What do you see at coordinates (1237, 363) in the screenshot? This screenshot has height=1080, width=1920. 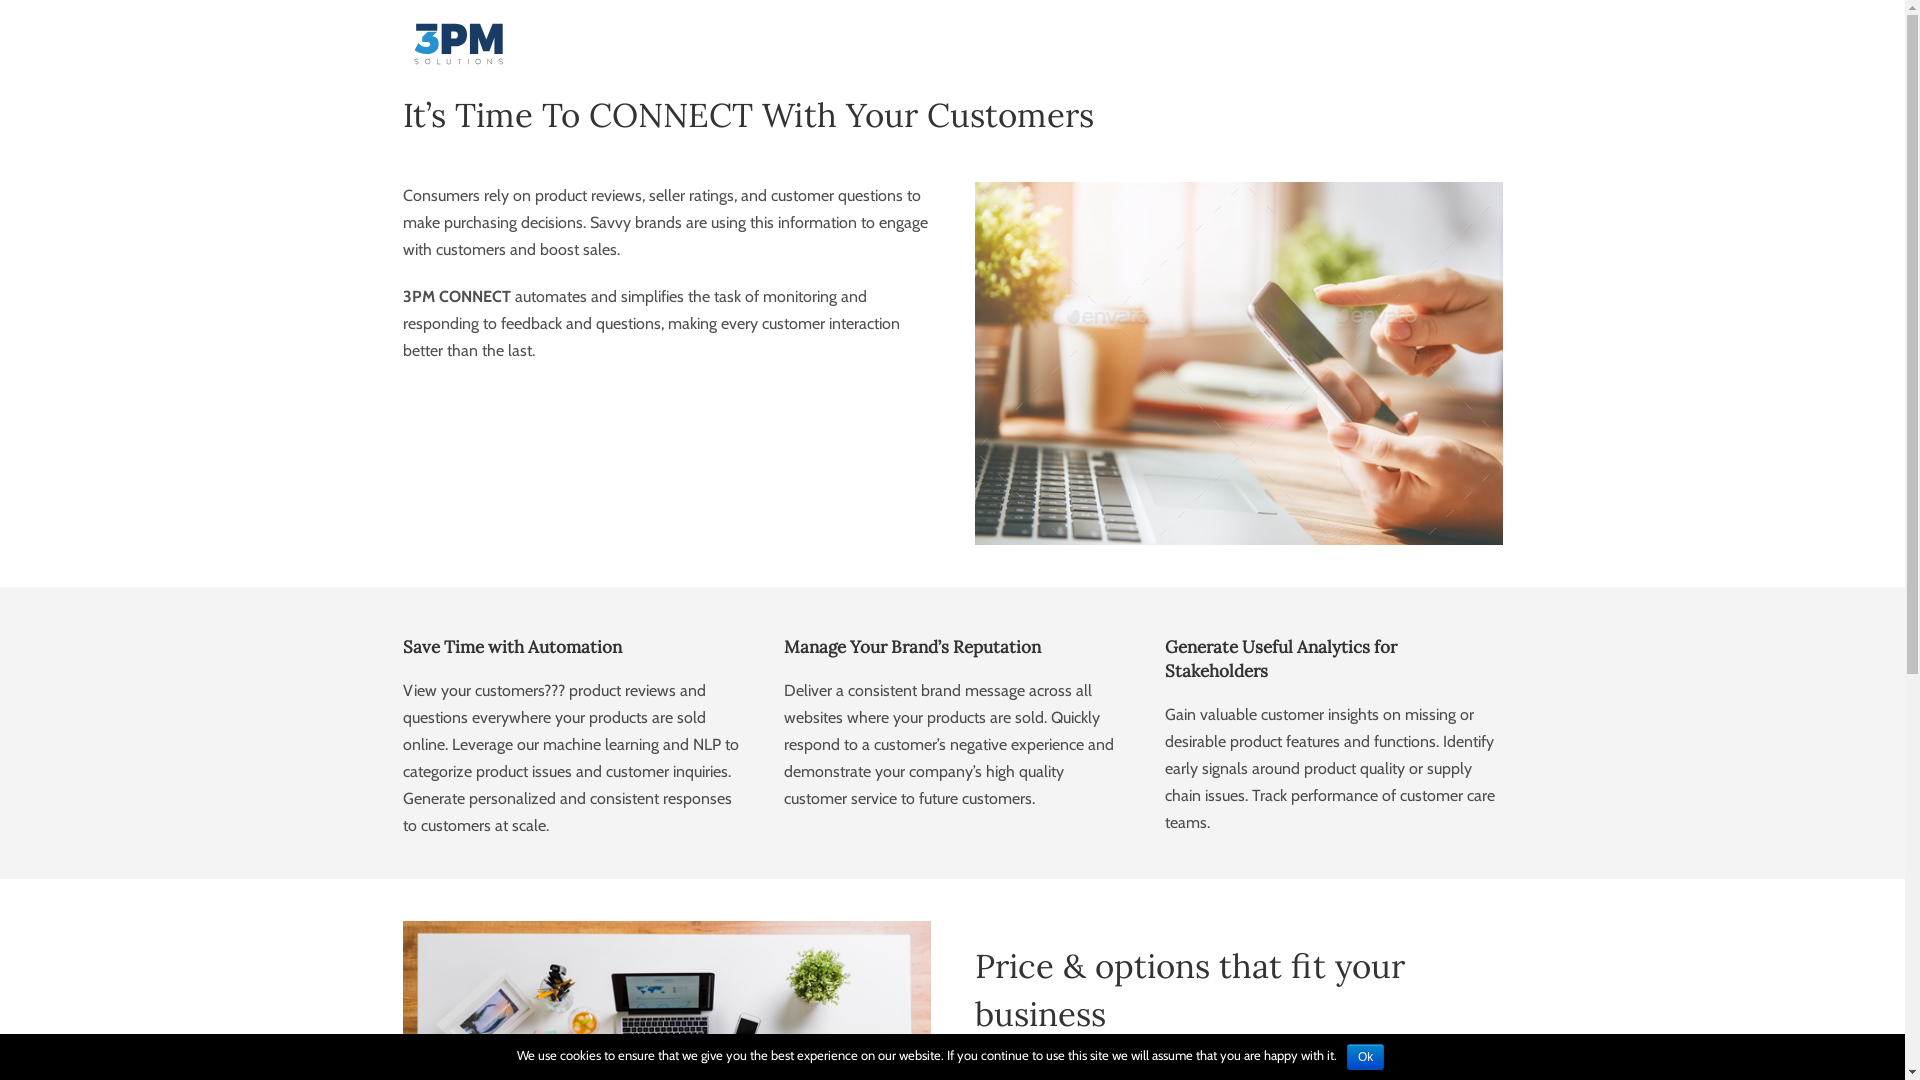 I see `'reviewing'` at bounding box center [1237, 363].